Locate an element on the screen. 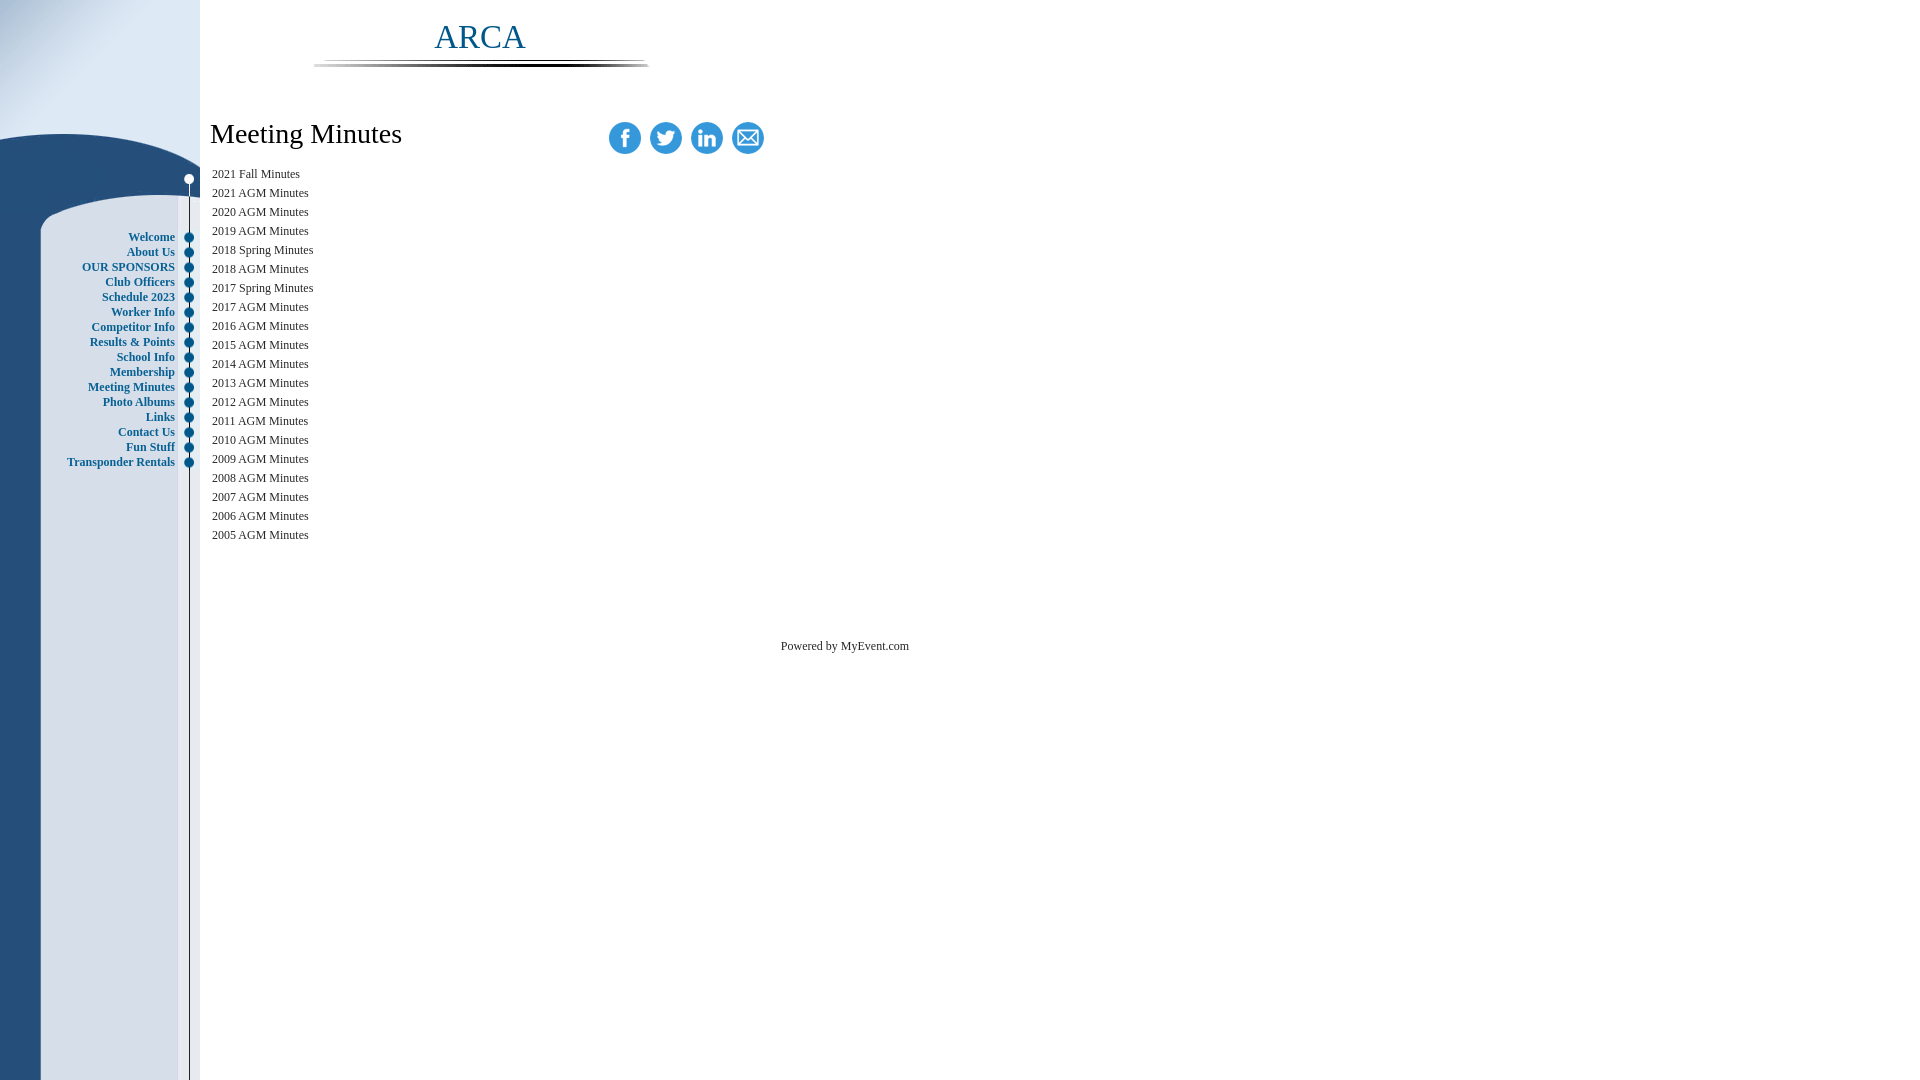 The height and width of the screenshot is (1080, 1920). 'Powered by MyEvent.com' is located at coordinates (844, 645).